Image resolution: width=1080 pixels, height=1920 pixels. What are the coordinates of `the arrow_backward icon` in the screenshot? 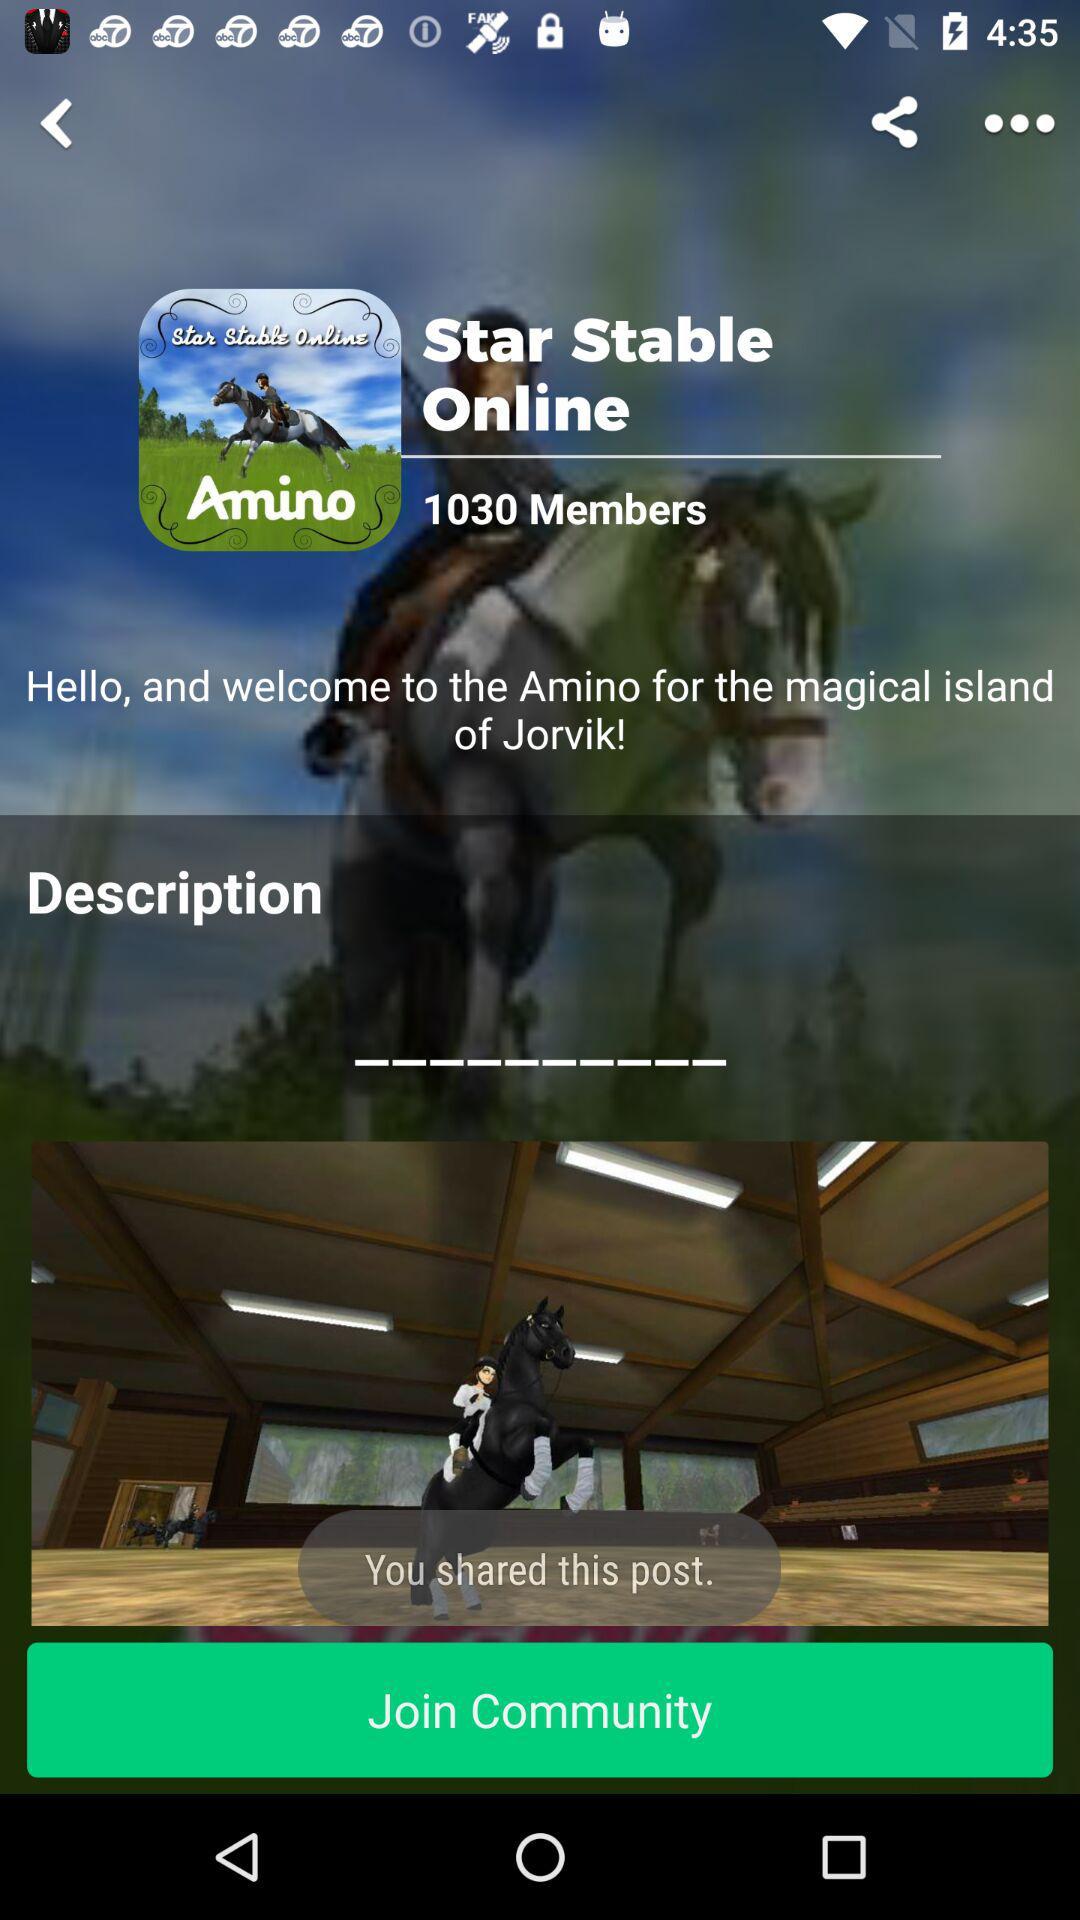 It's located at (59, 122).